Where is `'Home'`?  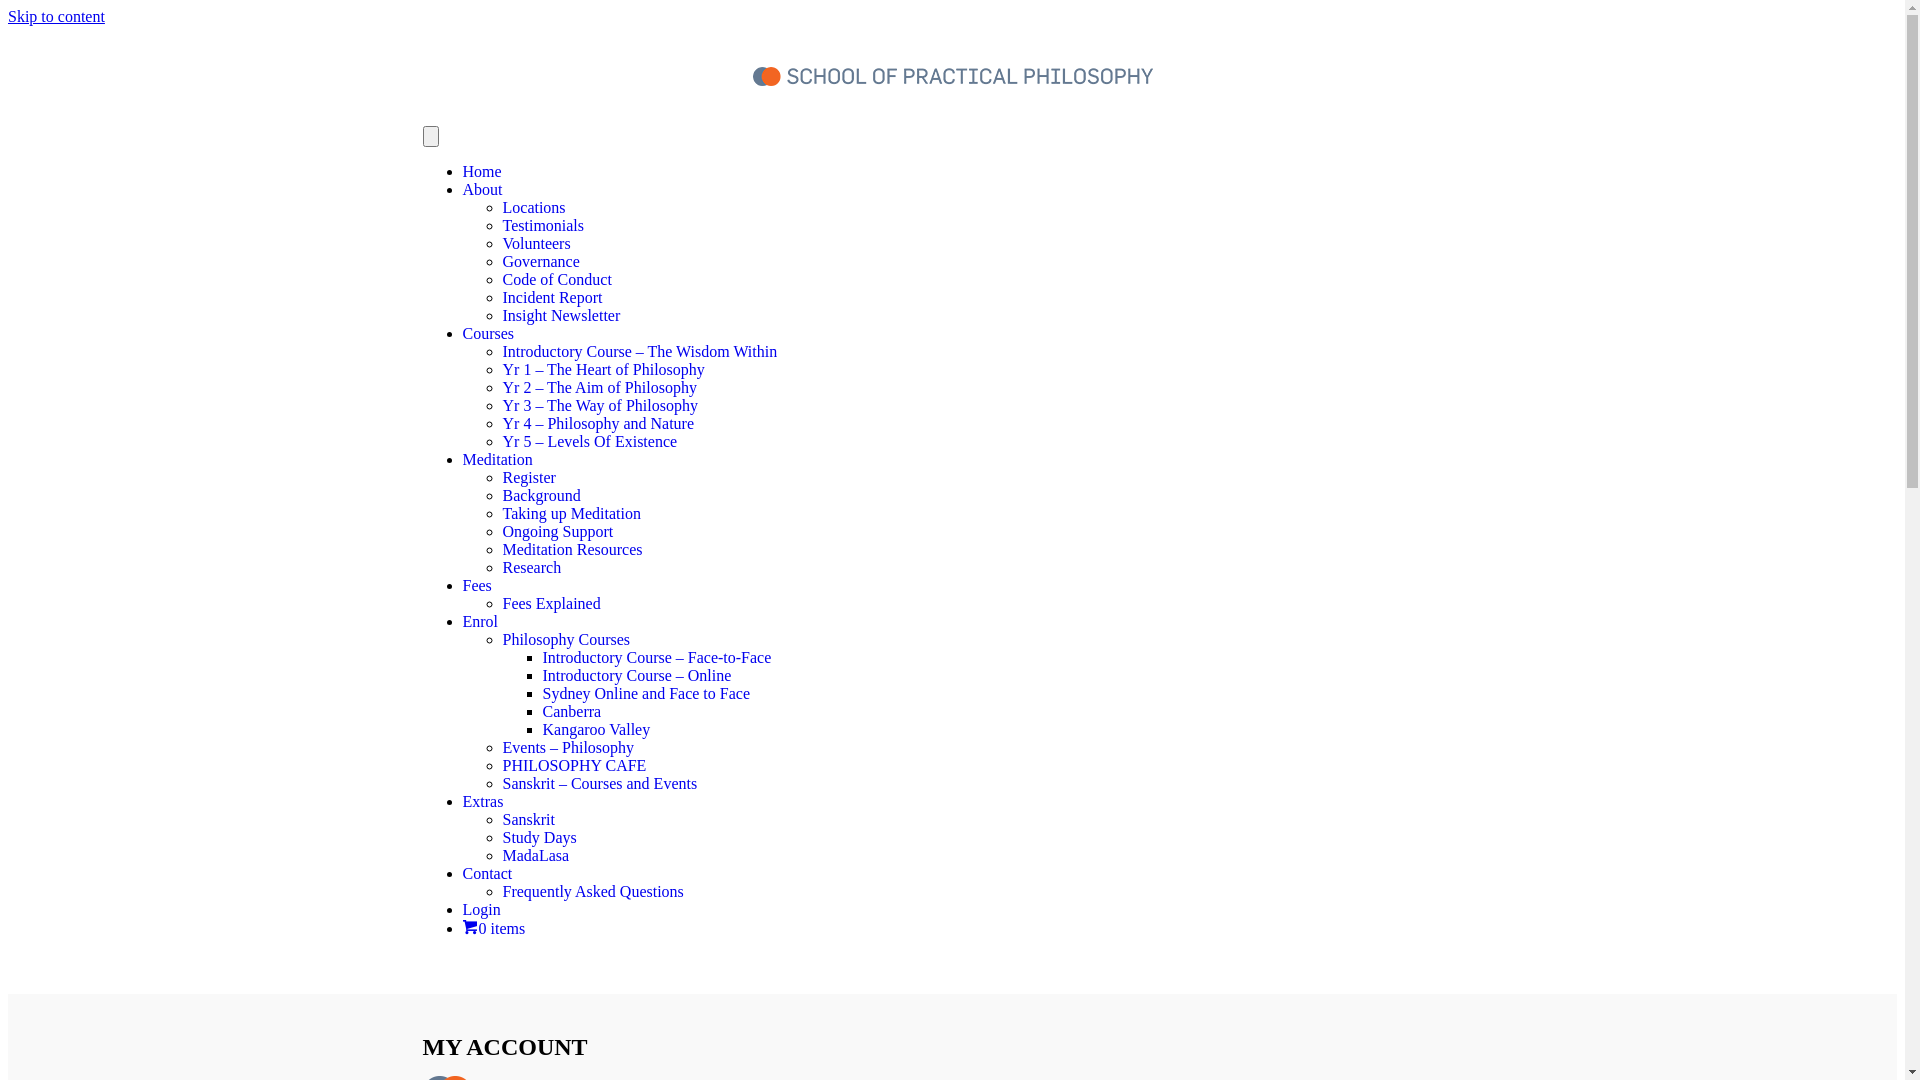 'Home' is located at coordinates (481, 170).